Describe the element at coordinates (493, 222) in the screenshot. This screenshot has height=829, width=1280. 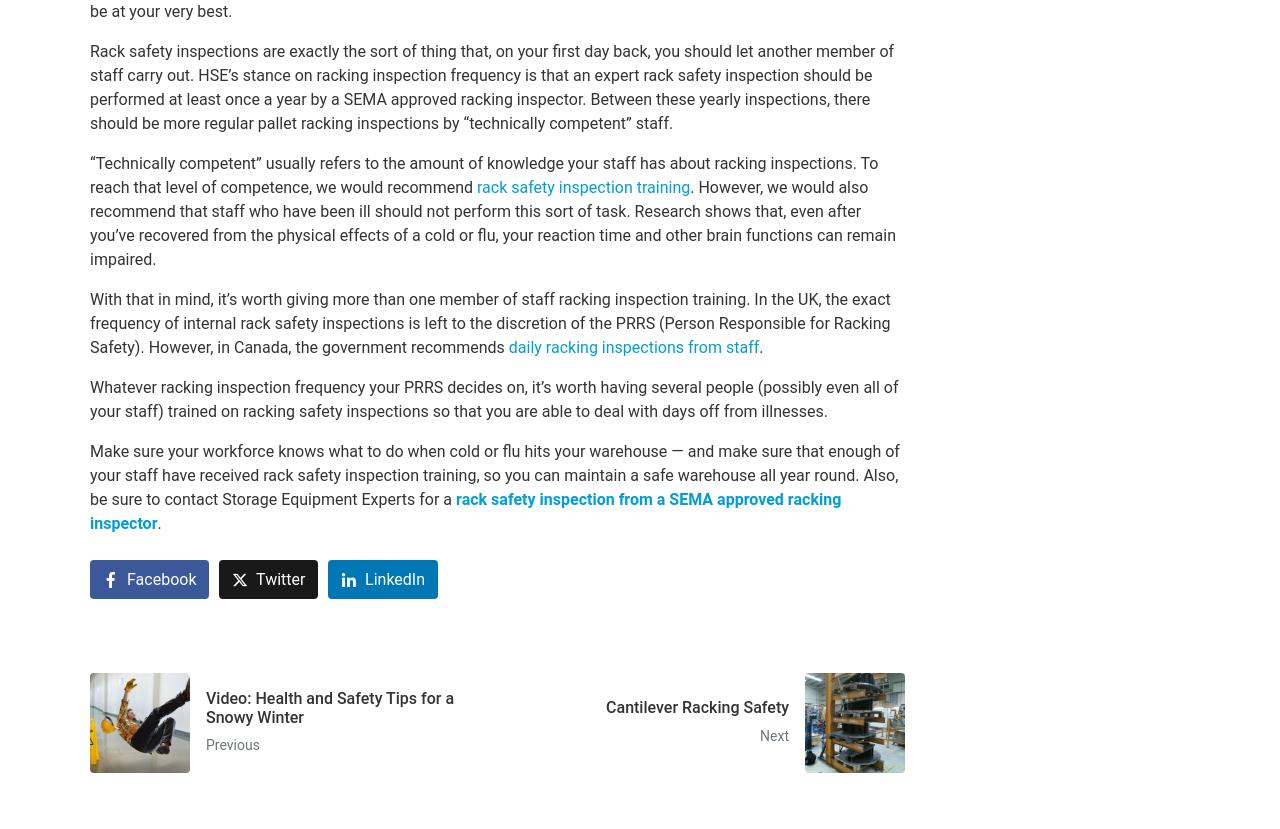
I see `'. However, we would also recommend that staff who have been ill should not perform this sort of task. Research shows that, even after you’ve recovered from the physical effects of a cold or flu, your reaction time and other brain functions can remain impaired.'` at that location.